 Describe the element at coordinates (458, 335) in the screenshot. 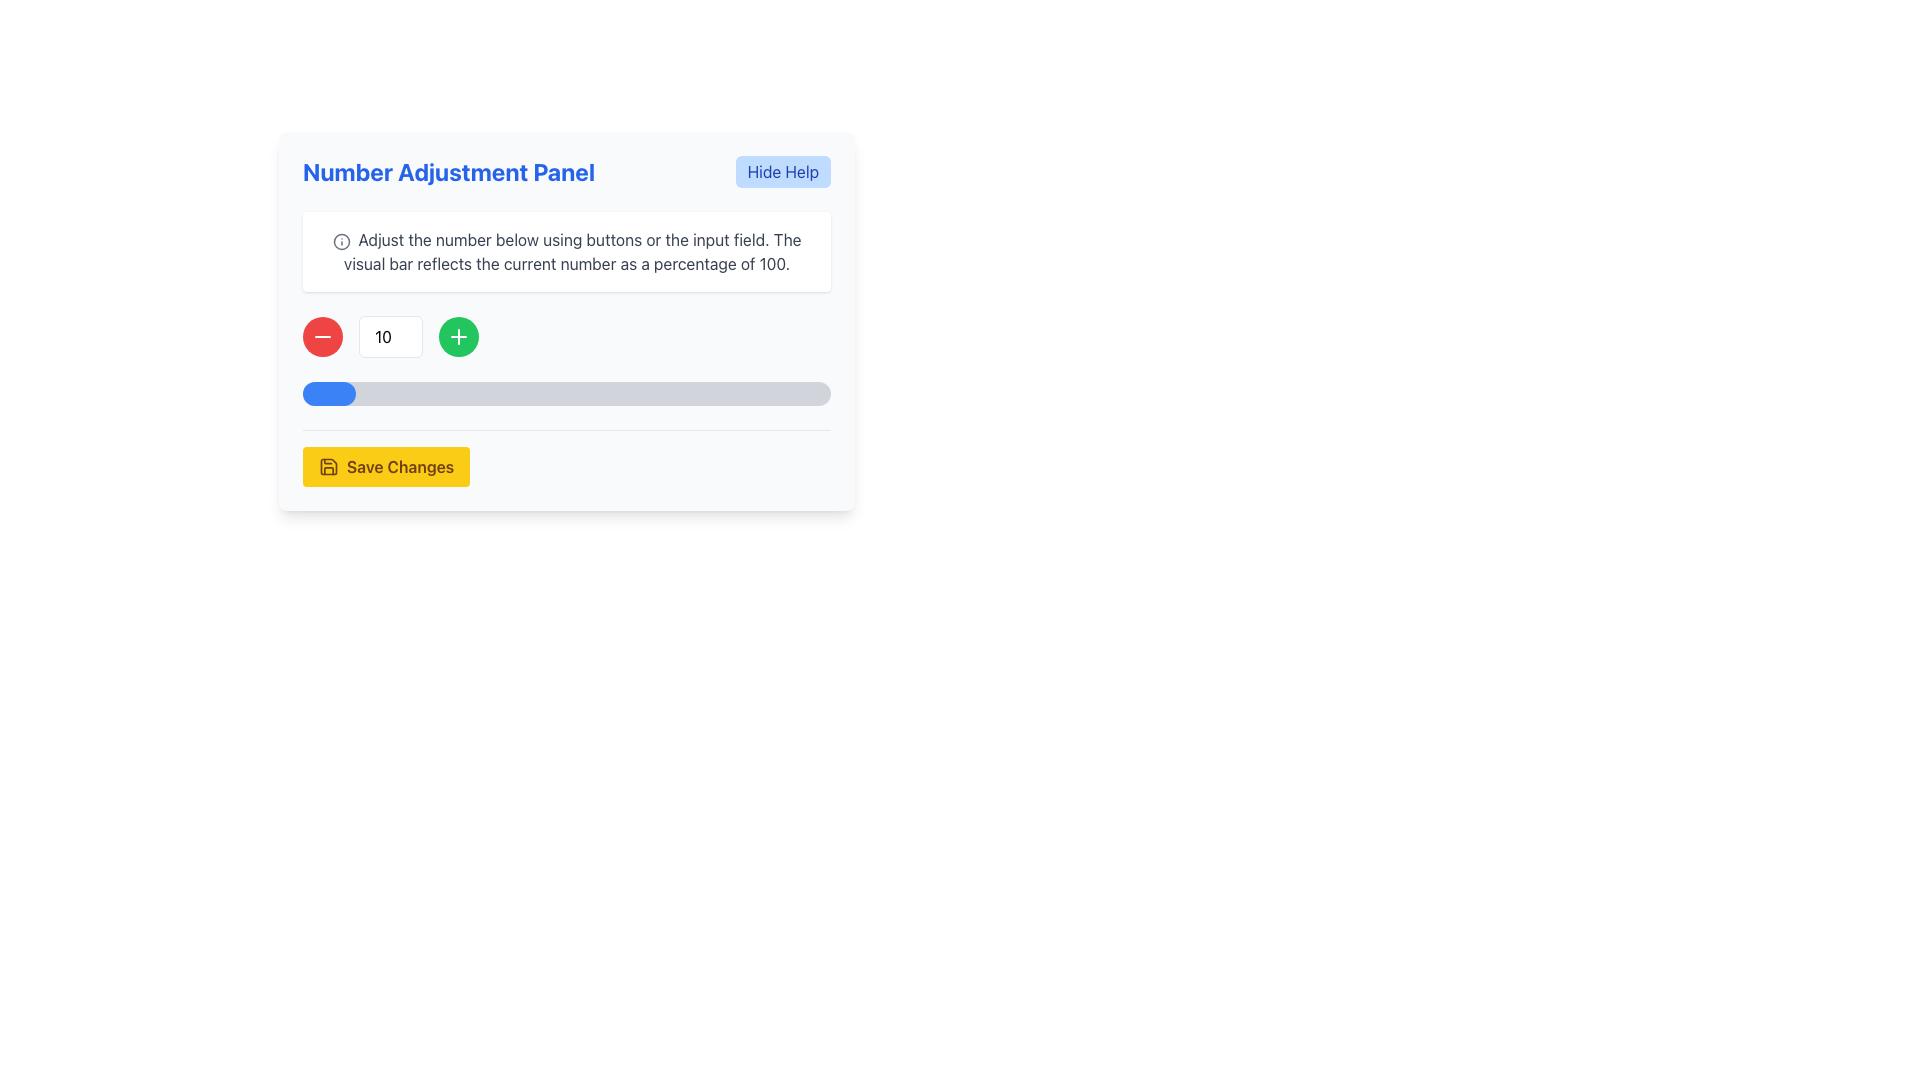

I see `the circular green button with a white border and a centered '+' icon to increment the number displayed in the adjacent text input box` at that location.